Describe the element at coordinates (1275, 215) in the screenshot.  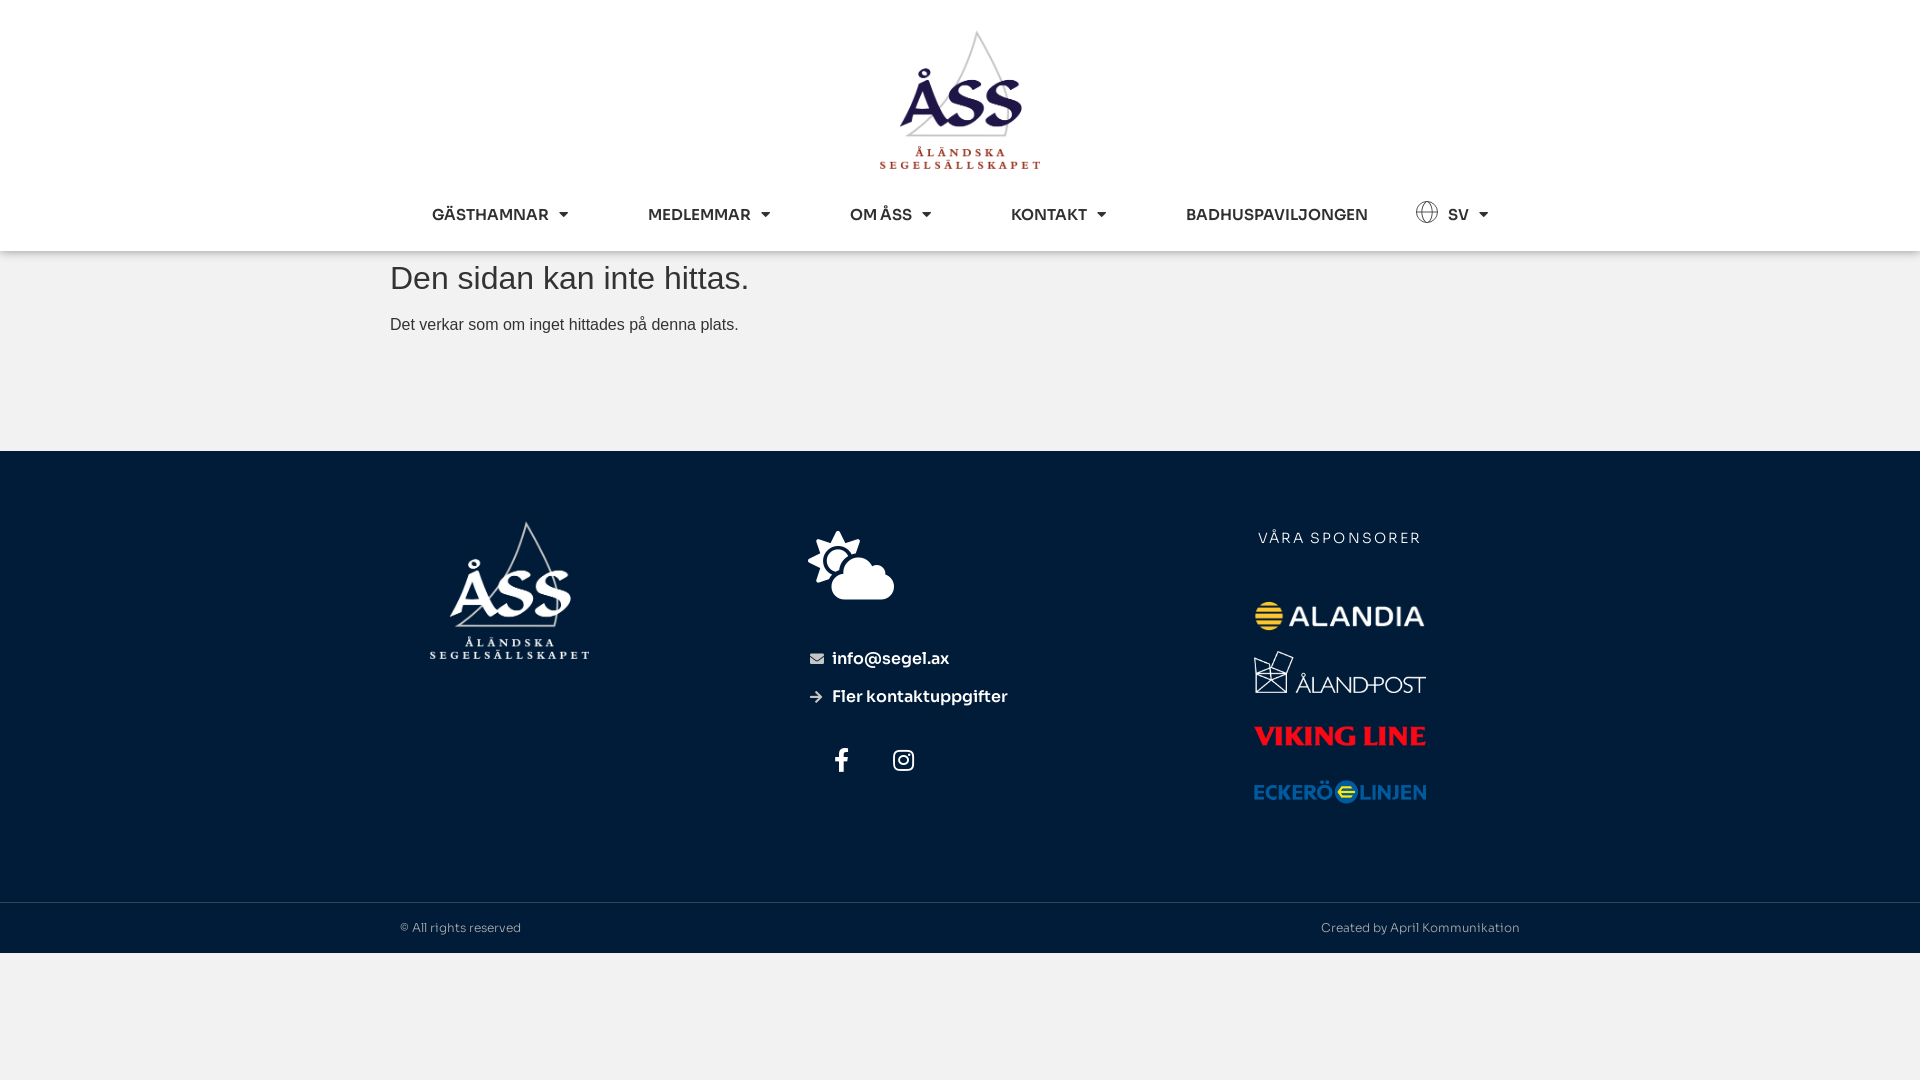
I see `'BADHUSPAVILJONGEN'` at that location.